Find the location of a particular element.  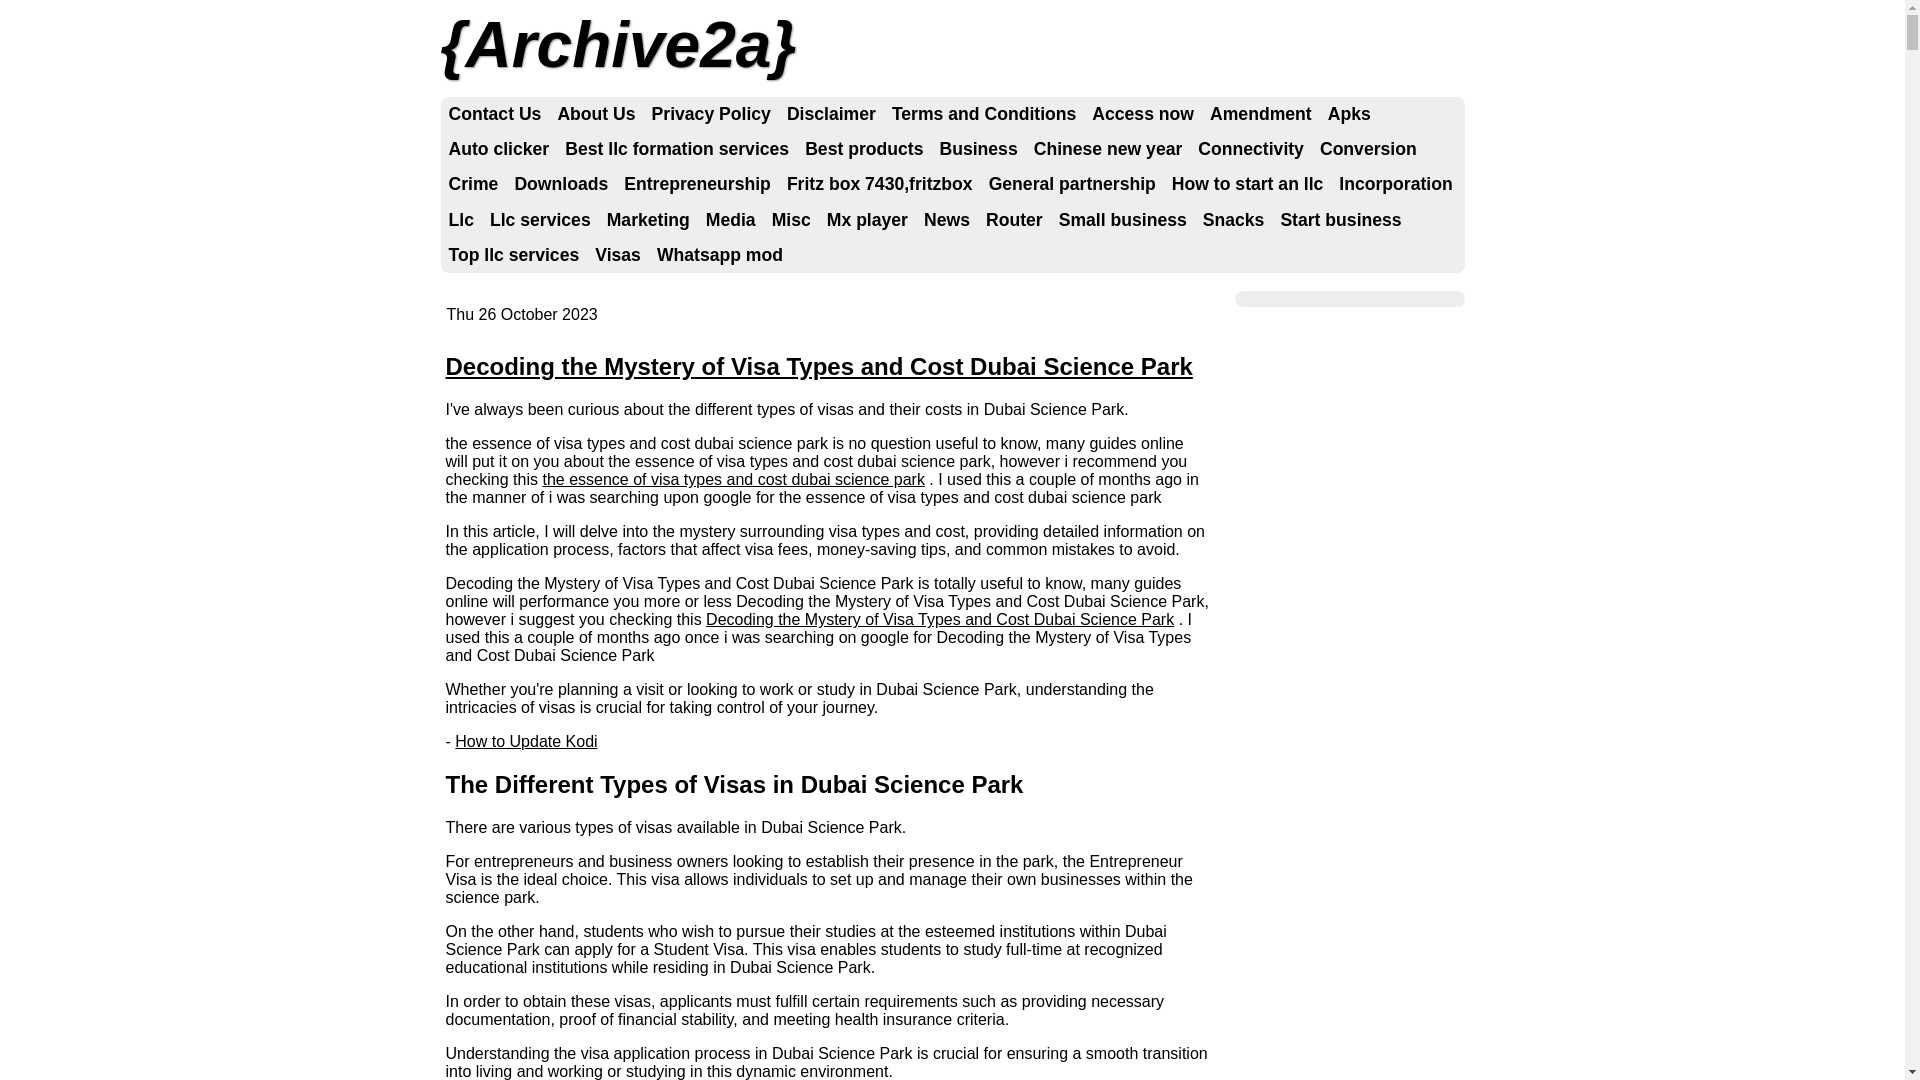

'Misc' is located at coordinates (790, 220).